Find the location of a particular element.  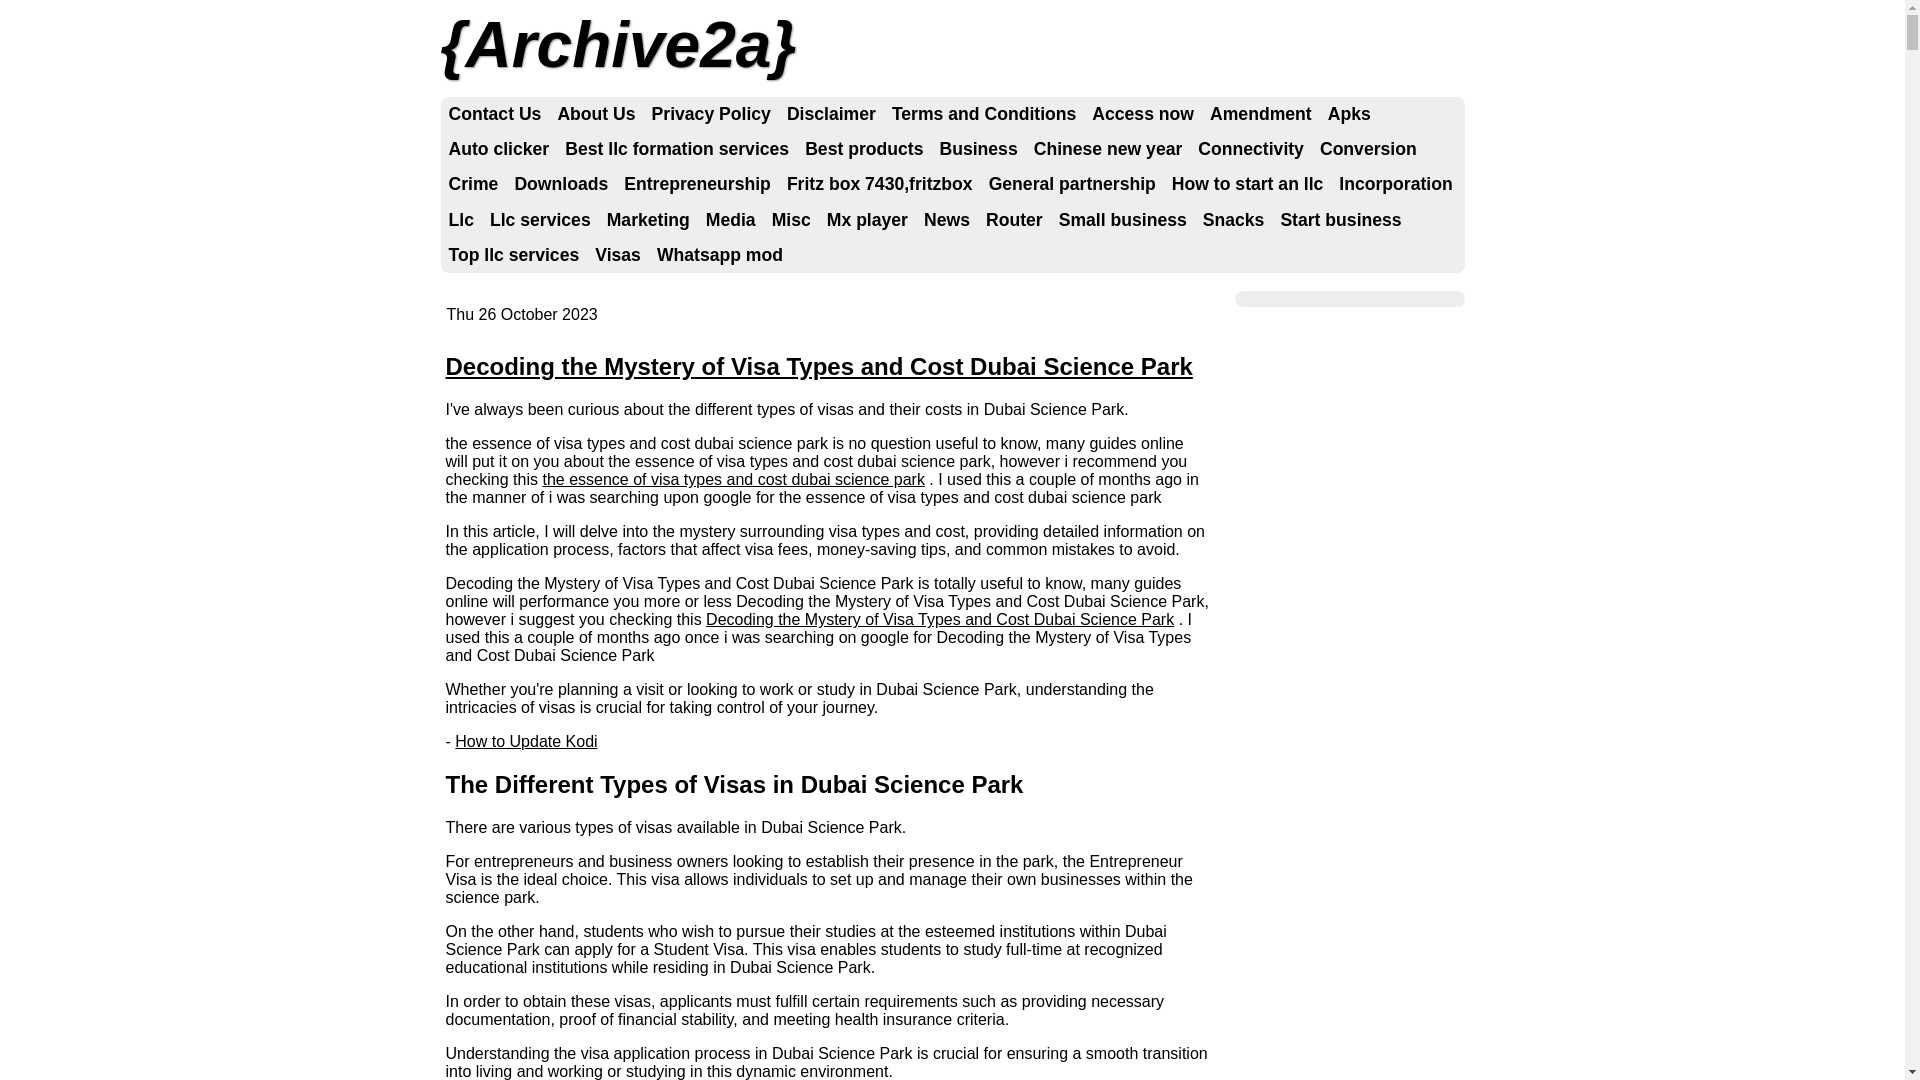

'Misc' is located at coordinates (790, 220).